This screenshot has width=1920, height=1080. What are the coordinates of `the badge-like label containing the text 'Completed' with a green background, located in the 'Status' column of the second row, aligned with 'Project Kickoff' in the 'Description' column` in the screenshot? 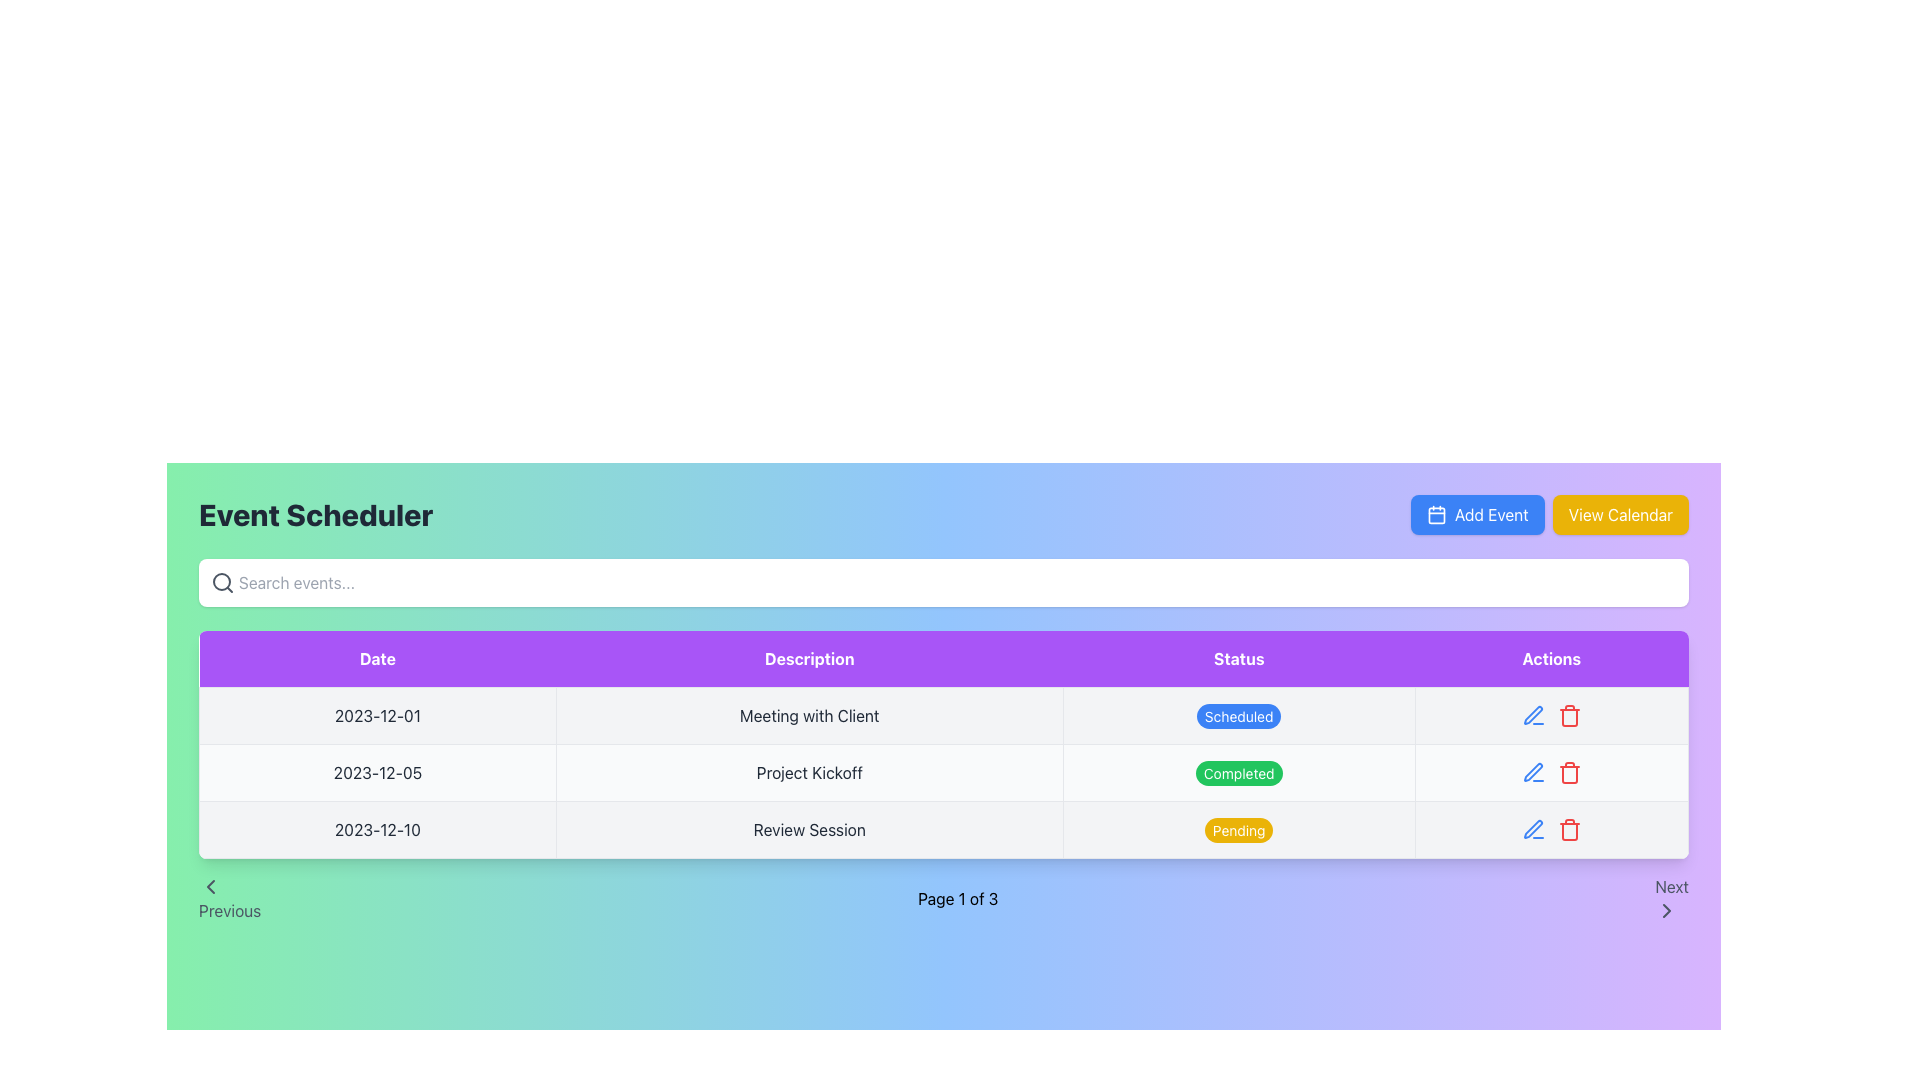 It's located at (1238, 772).